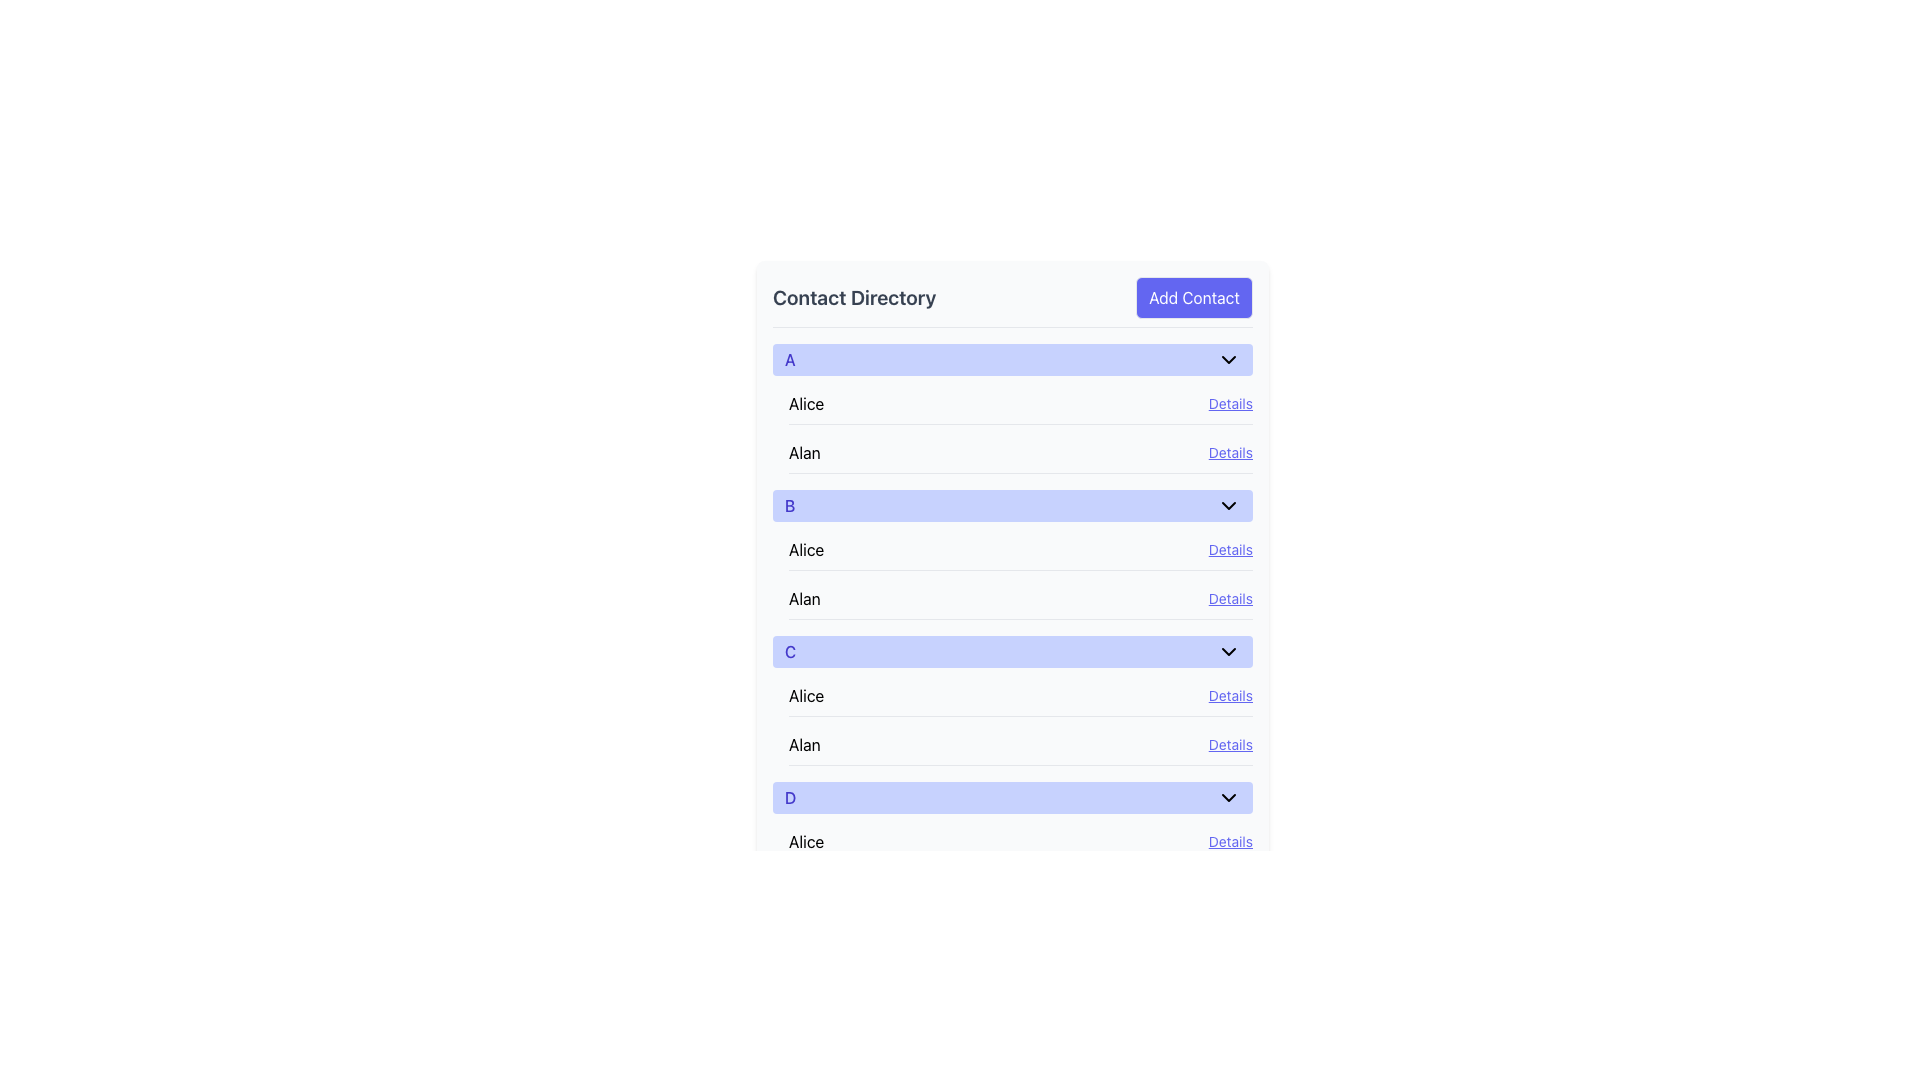 The image size is (1920, 1080). Describe the element at coordinates (1229, 694) in the screenshot. I see `the 'Details' hyperlink, which is an underlined text label in indigo color located to the right of 'Alice'` at that location.